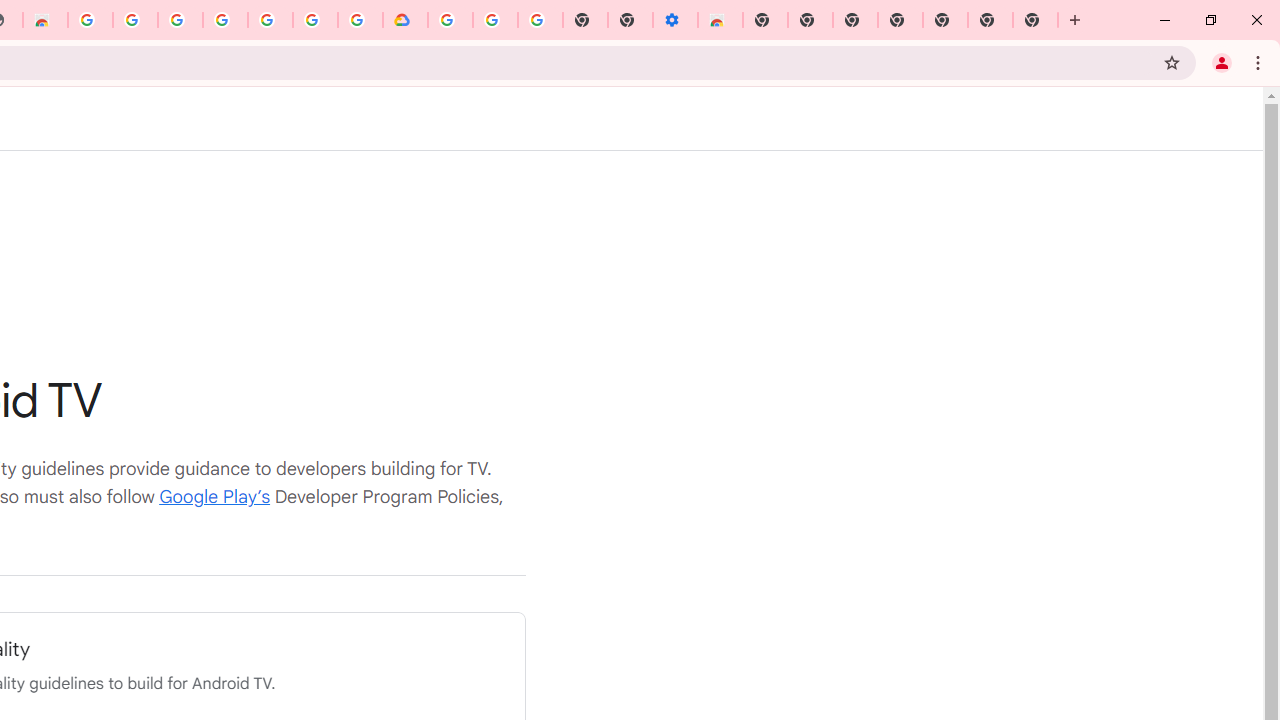  I want to click on 'Turn cookies on or off - Computer - Google Account Help', so click(540, 20).